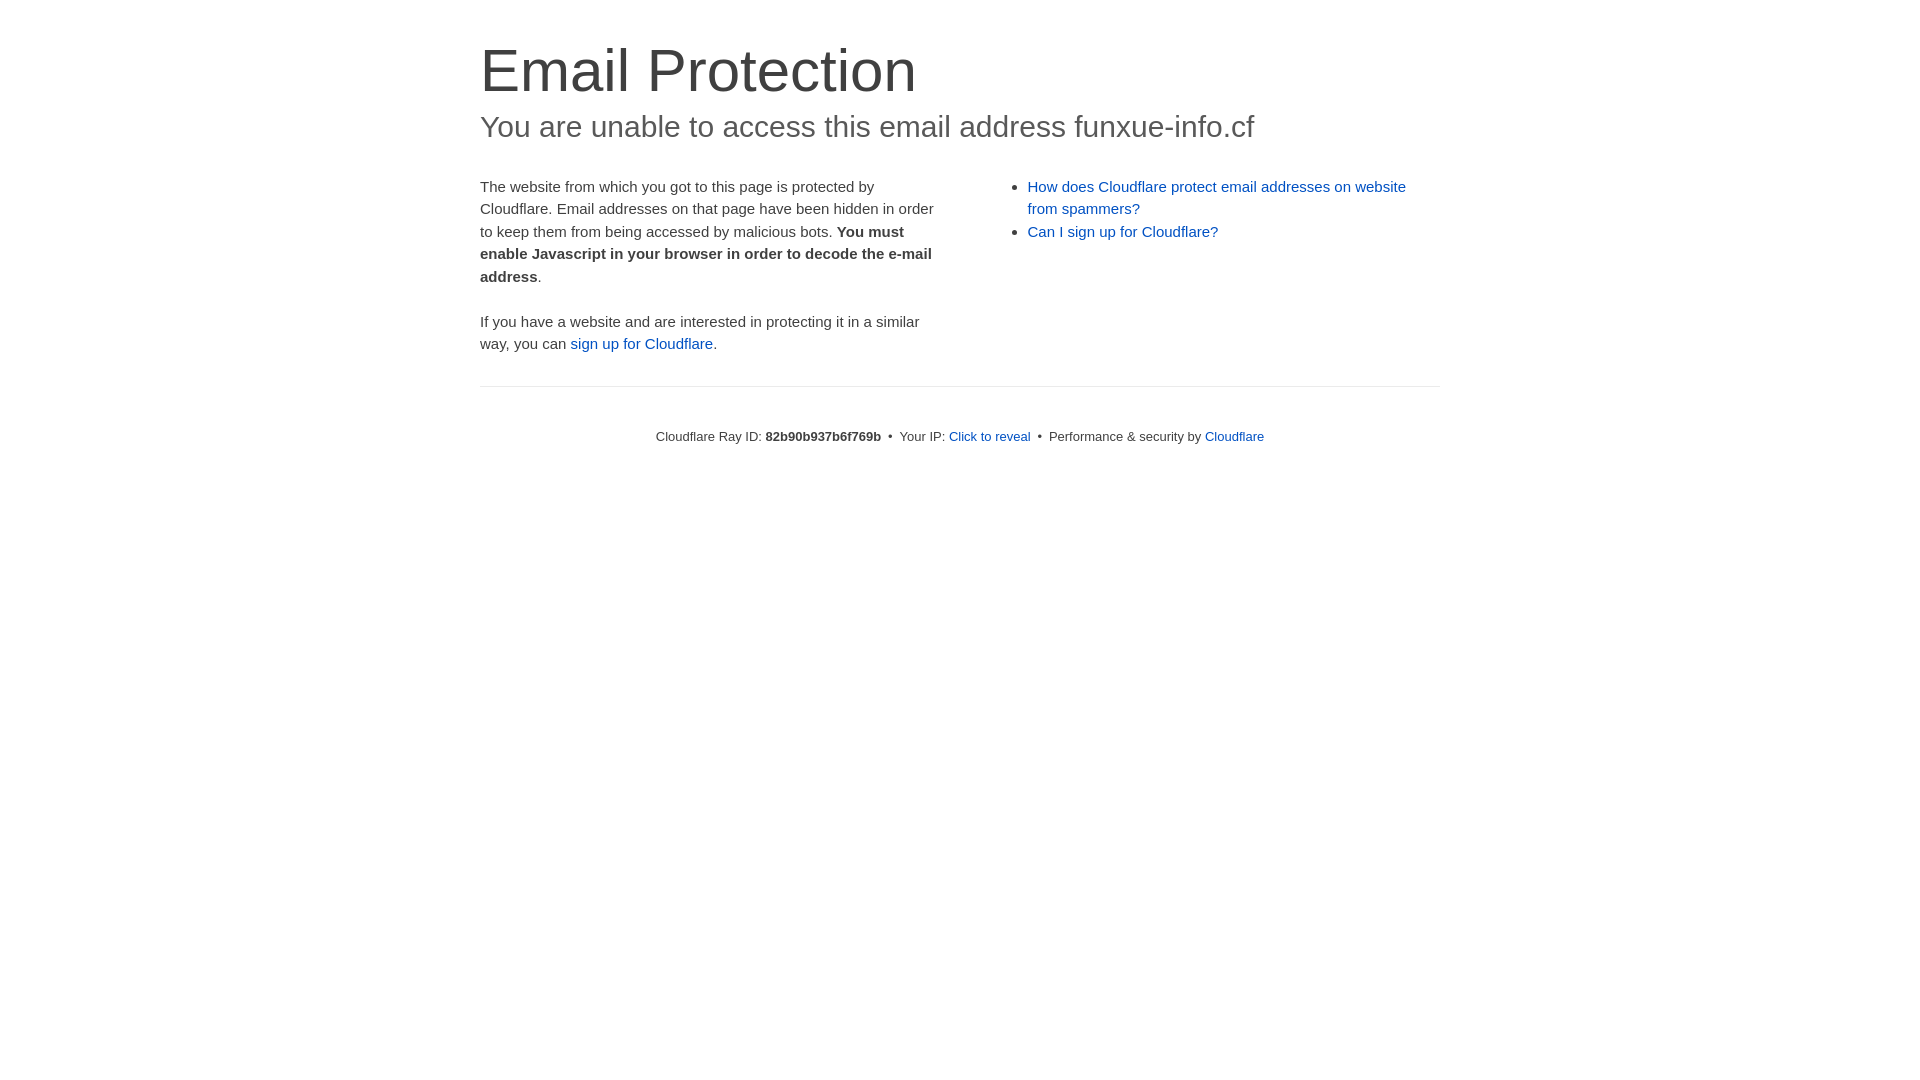  I want to click on 'sign up for Cloudflare', so click(642, 342).